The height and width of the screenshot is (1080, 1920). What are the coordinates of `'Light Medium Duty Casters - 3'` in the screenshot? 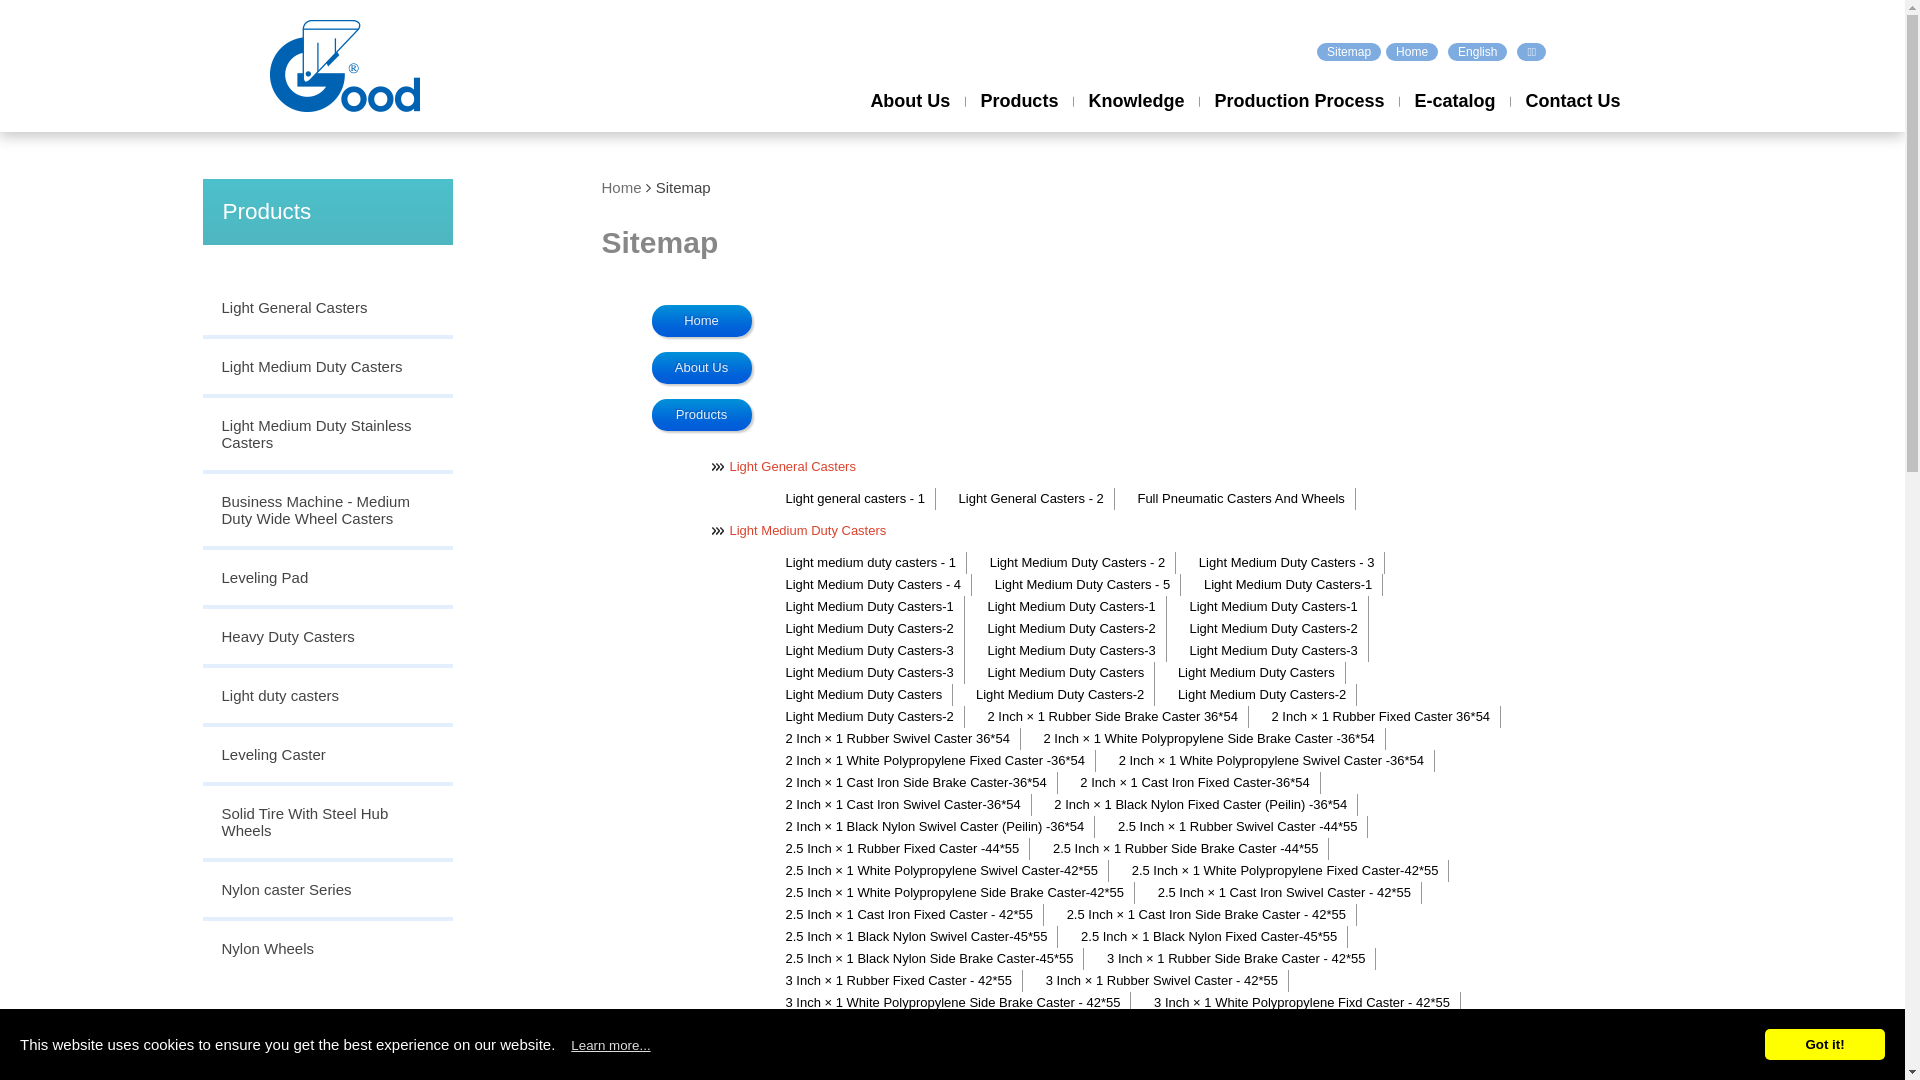 It's located at (1185, 563).